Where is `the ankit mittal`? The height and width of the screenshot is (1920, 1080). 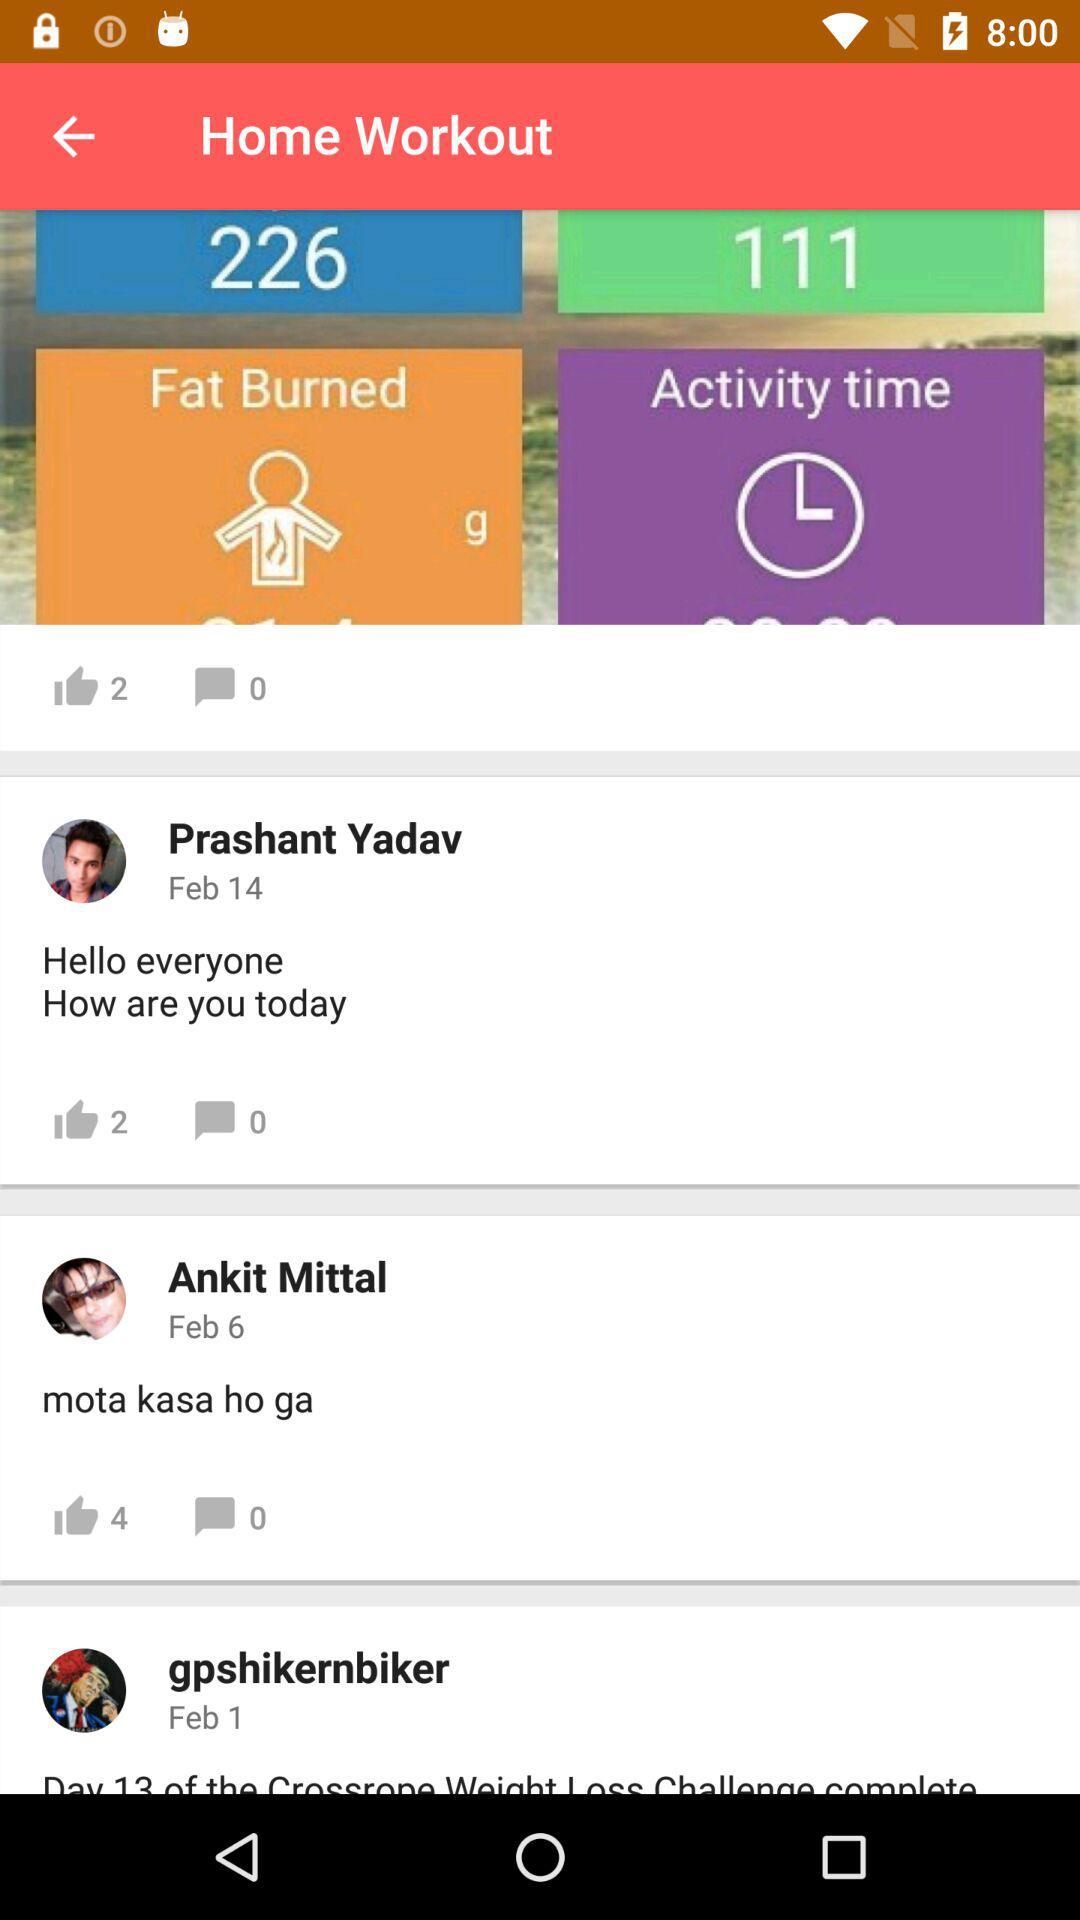 the ankit mittal is located at coordinates (277, 1274).